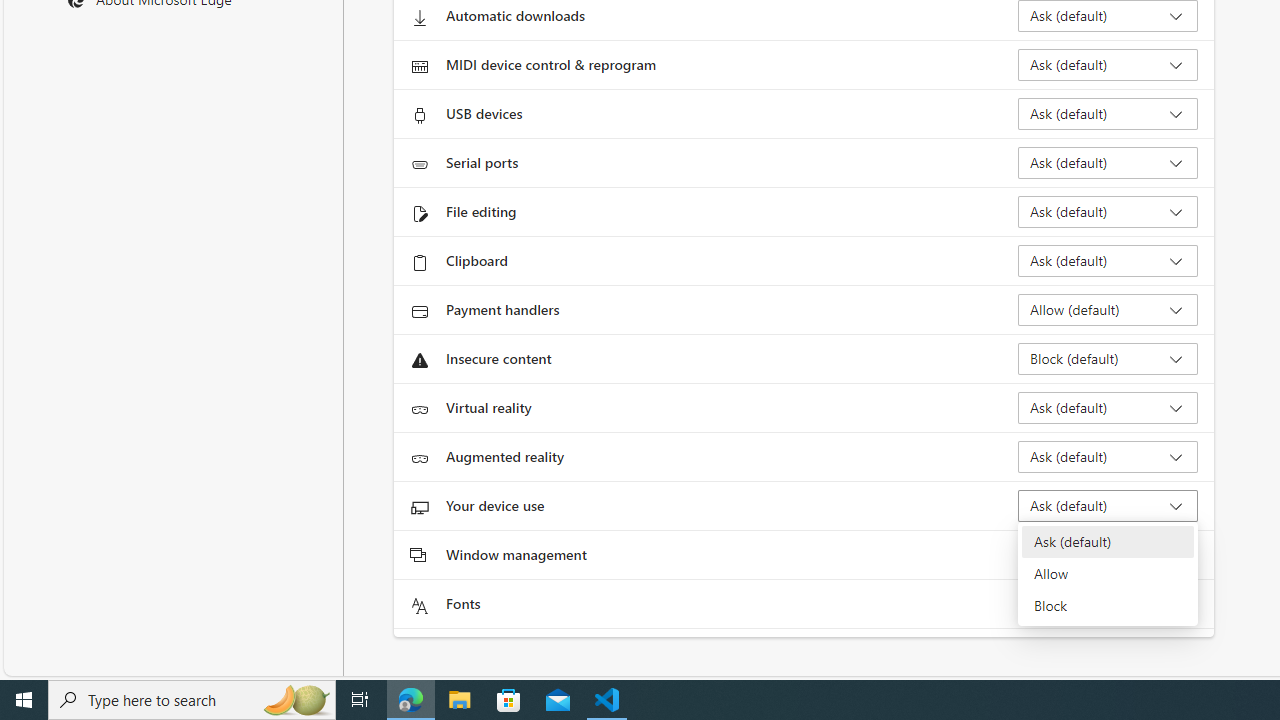 This screenshot has width=1280, height=720. Describe the element at coordinates (1106, 573) in the screenshot. I see `'Allow'` at that location.